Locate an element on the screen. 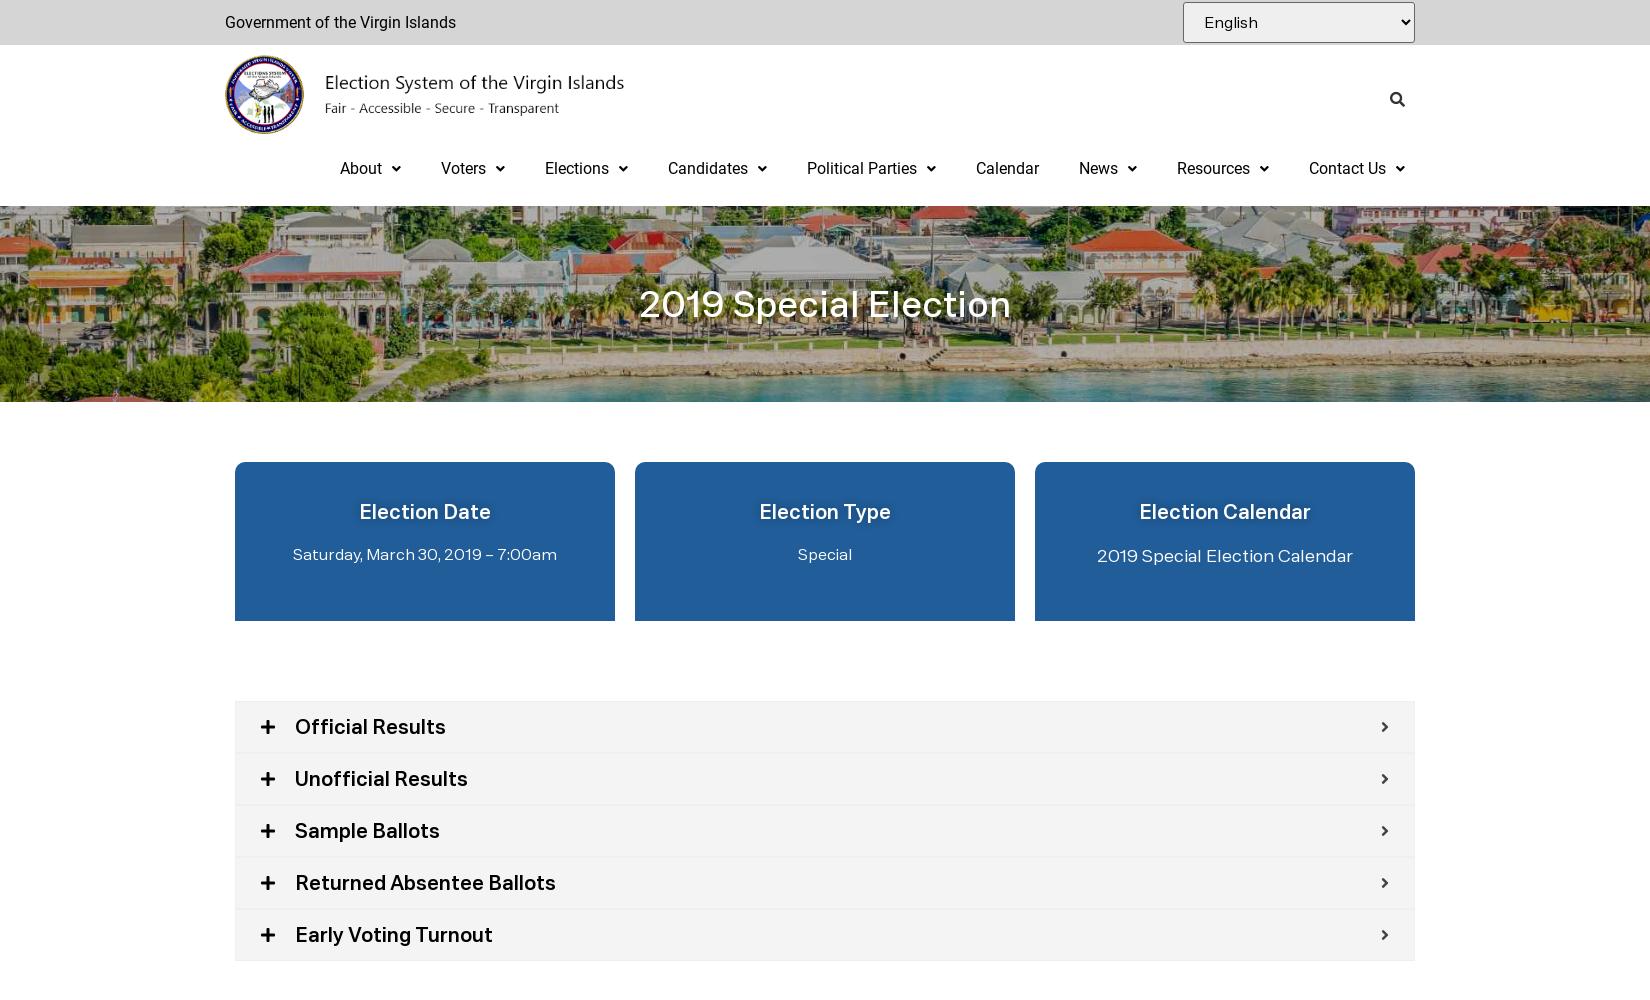  'Early Voting Turnout' is located at coordinates (394, 935).